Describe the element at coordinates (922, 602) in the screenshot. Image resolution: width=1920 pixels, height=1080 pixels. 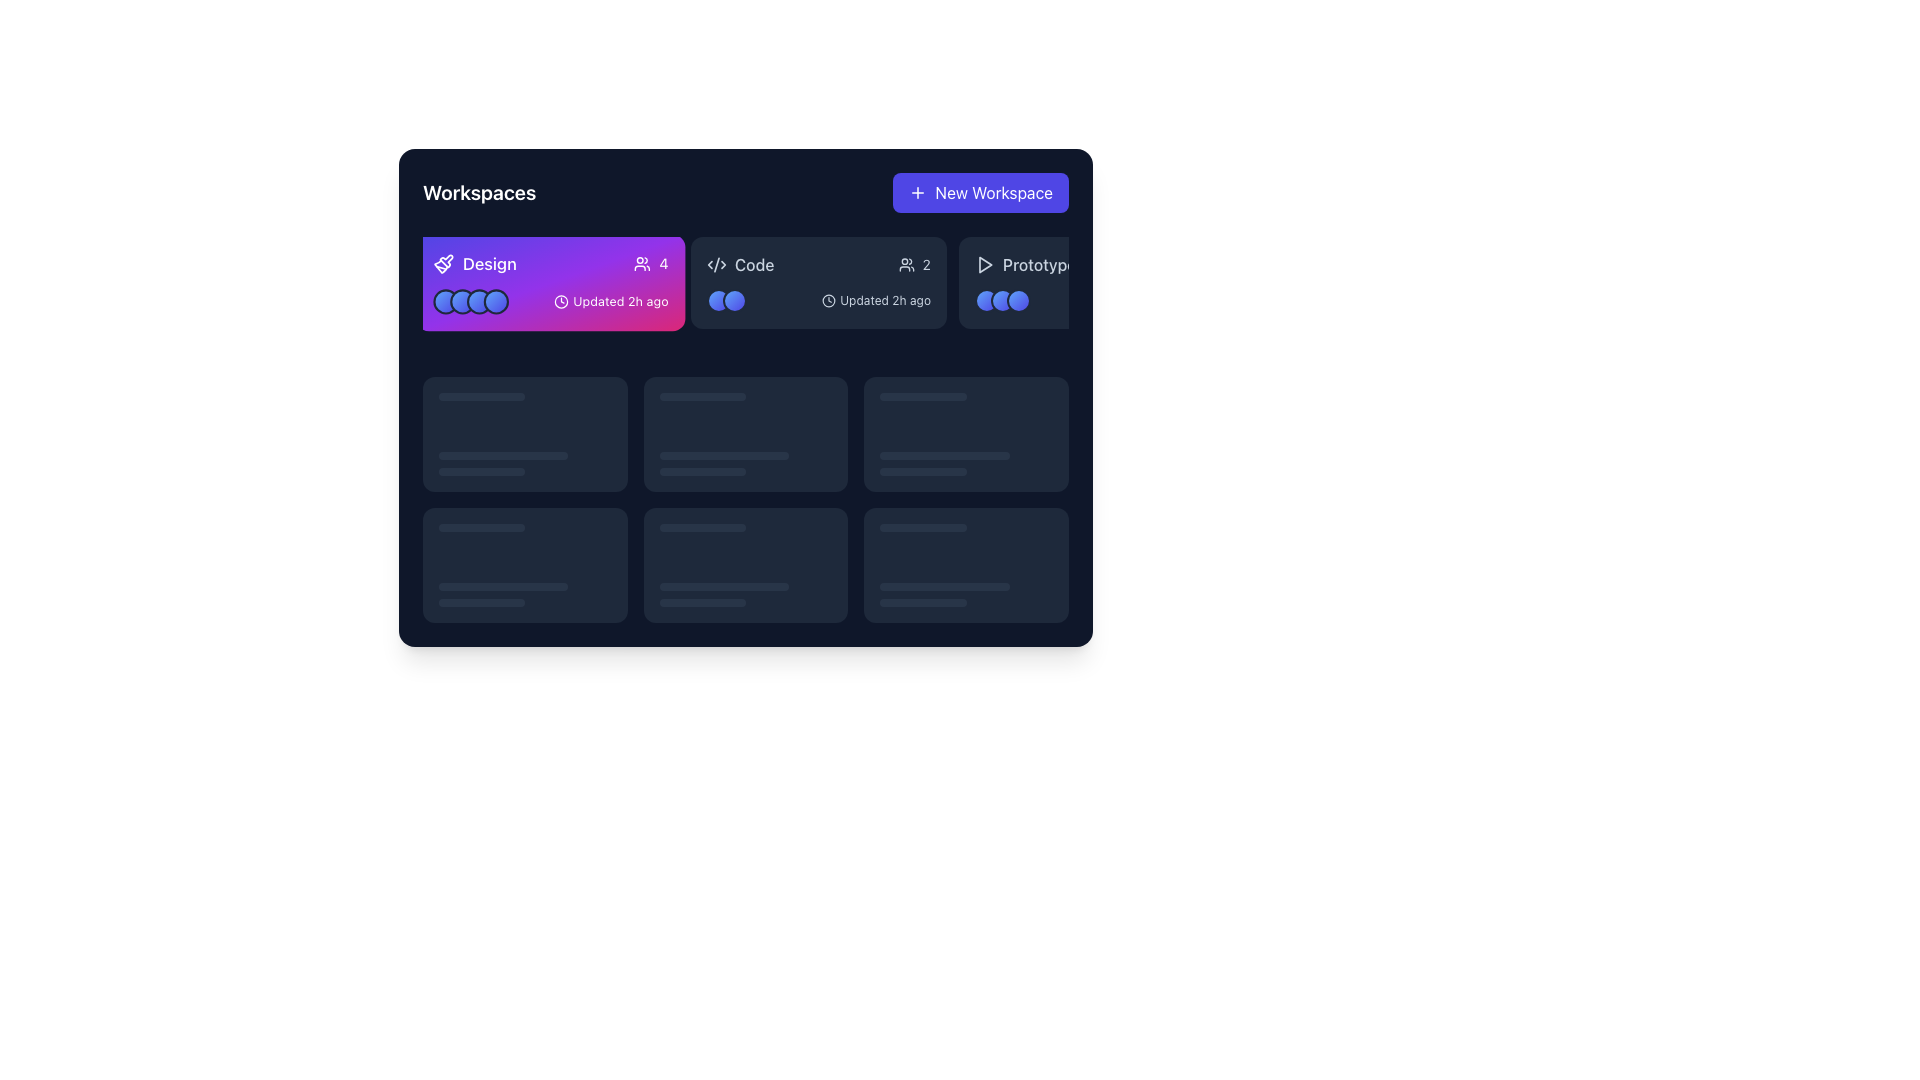
I see `the narrow horizontal progress bar with rounded corners, styled in dark slate color, located in the bottom section of a rectangular card towards the lower-right corner of the interface` at that location.